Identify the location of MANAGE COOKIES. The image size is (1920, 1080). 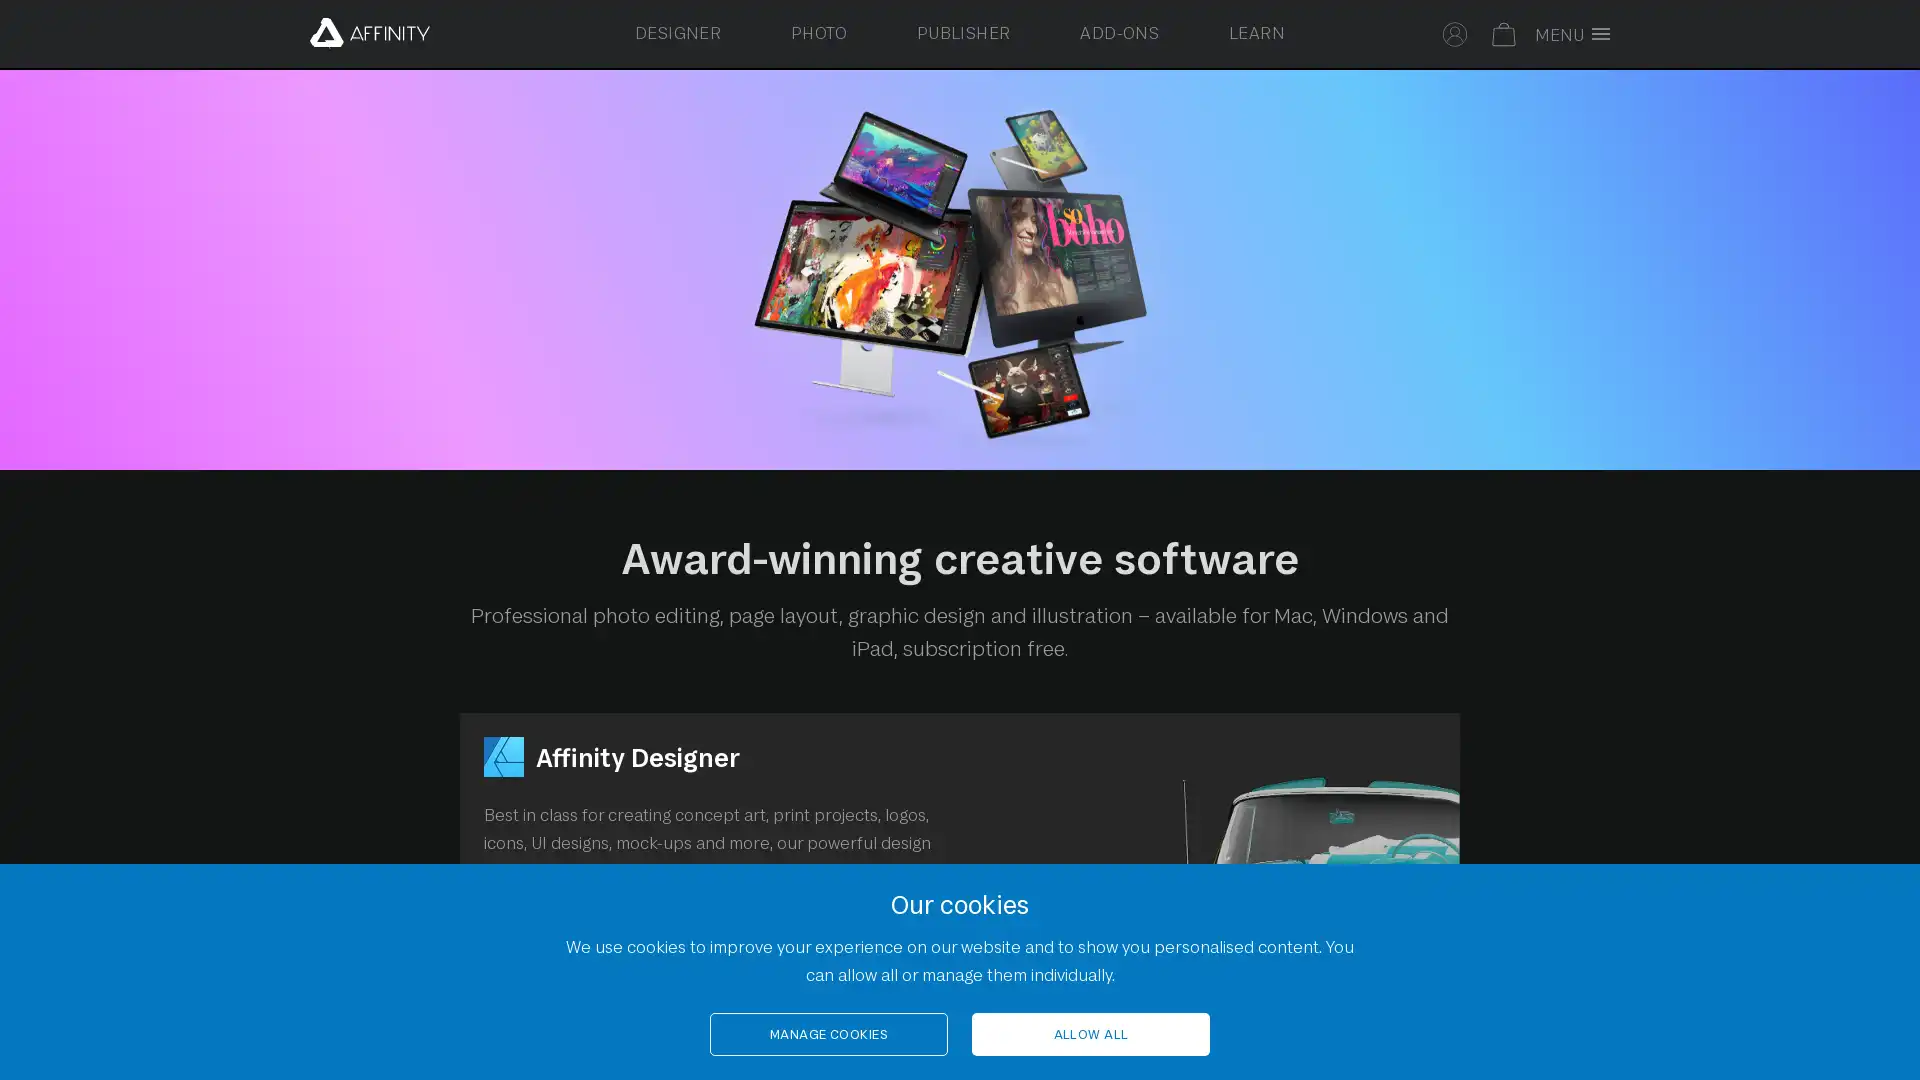
(829, 1034).